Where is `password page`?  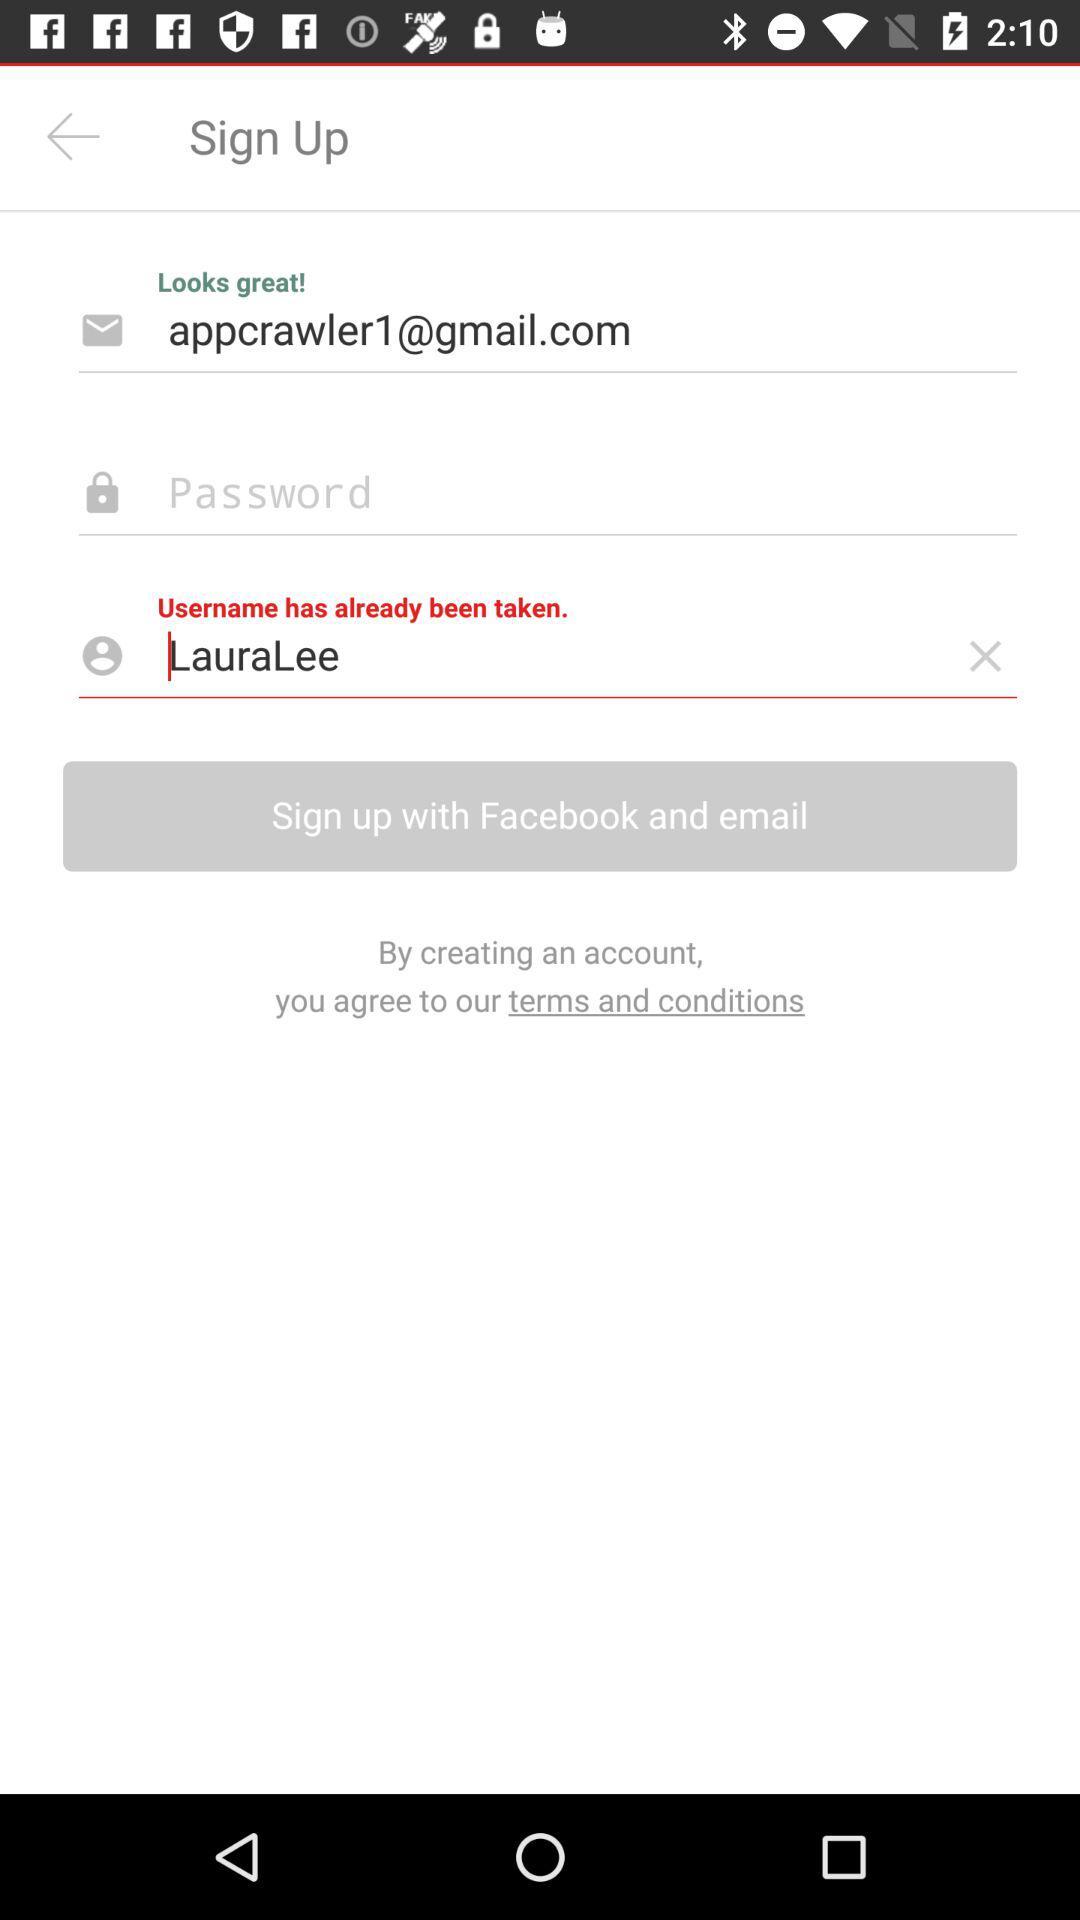
password page is located at coordinates (515, 493).